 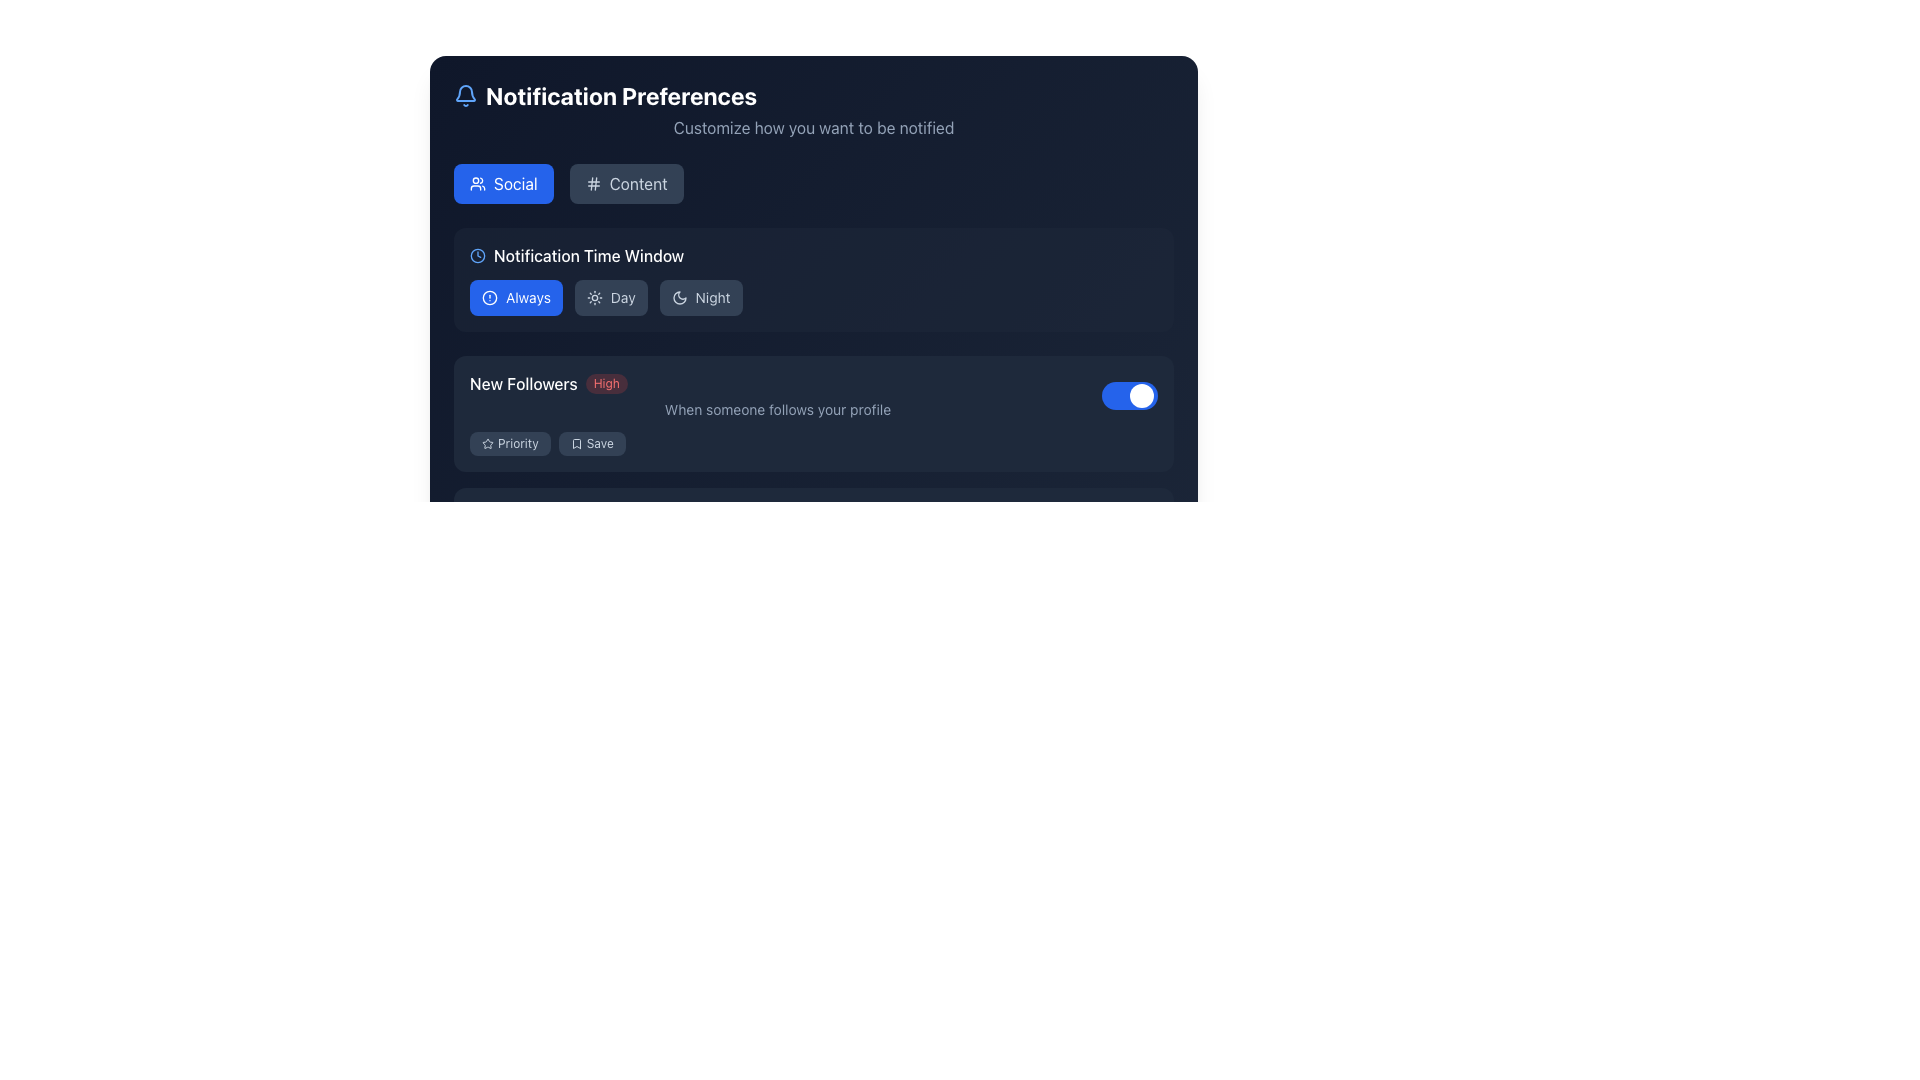 What do you see at coordinates (590, 442) in the screenshot?
I see `the second button in the 'New Followers' section, located to the right of the 'Priority' button` at bounding box center [590, 442].